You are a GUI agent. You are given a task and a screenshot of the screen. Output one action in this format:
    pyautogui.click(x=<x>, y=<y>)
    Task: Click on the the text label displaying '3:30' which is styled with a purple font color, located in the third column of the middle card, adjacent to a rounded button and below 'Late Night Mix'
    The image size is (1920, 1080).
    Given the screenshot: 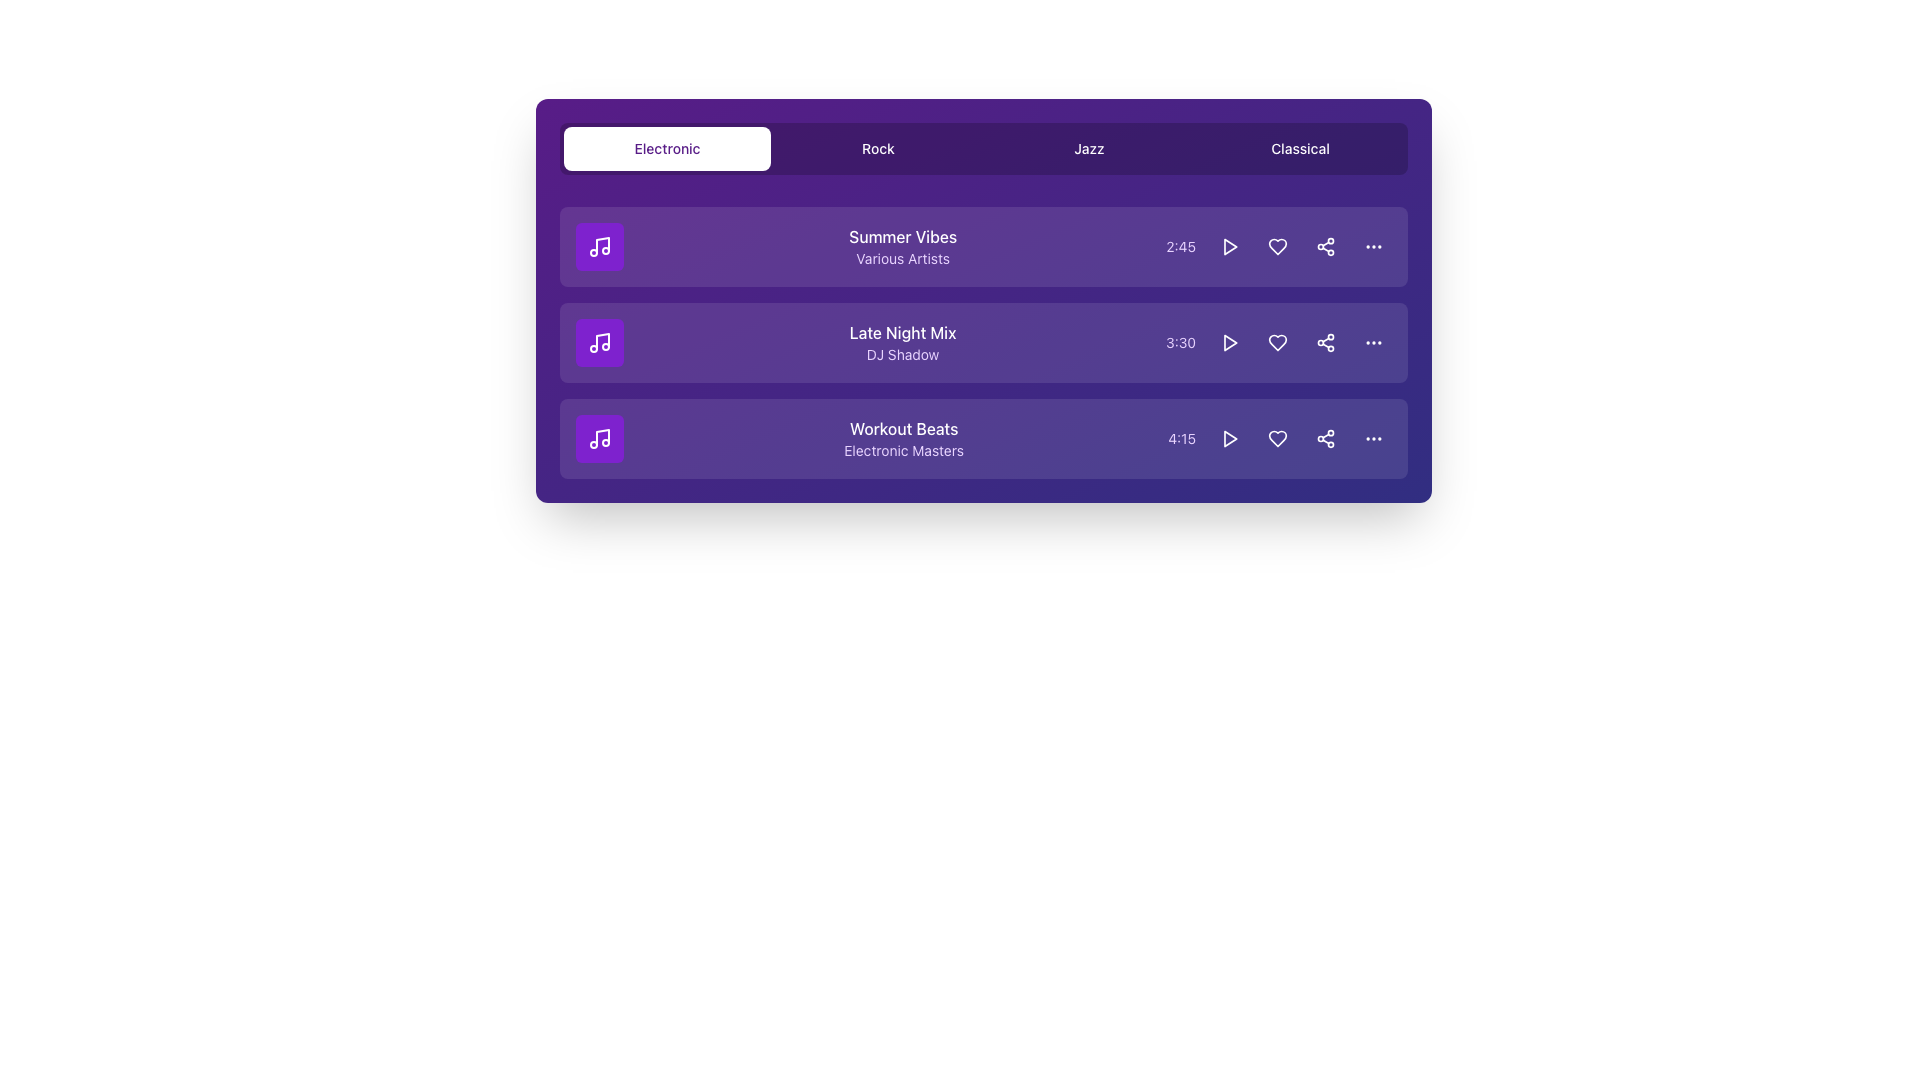 What is the action you would take?
    pyautogui.click(x=1180, y=342)
    